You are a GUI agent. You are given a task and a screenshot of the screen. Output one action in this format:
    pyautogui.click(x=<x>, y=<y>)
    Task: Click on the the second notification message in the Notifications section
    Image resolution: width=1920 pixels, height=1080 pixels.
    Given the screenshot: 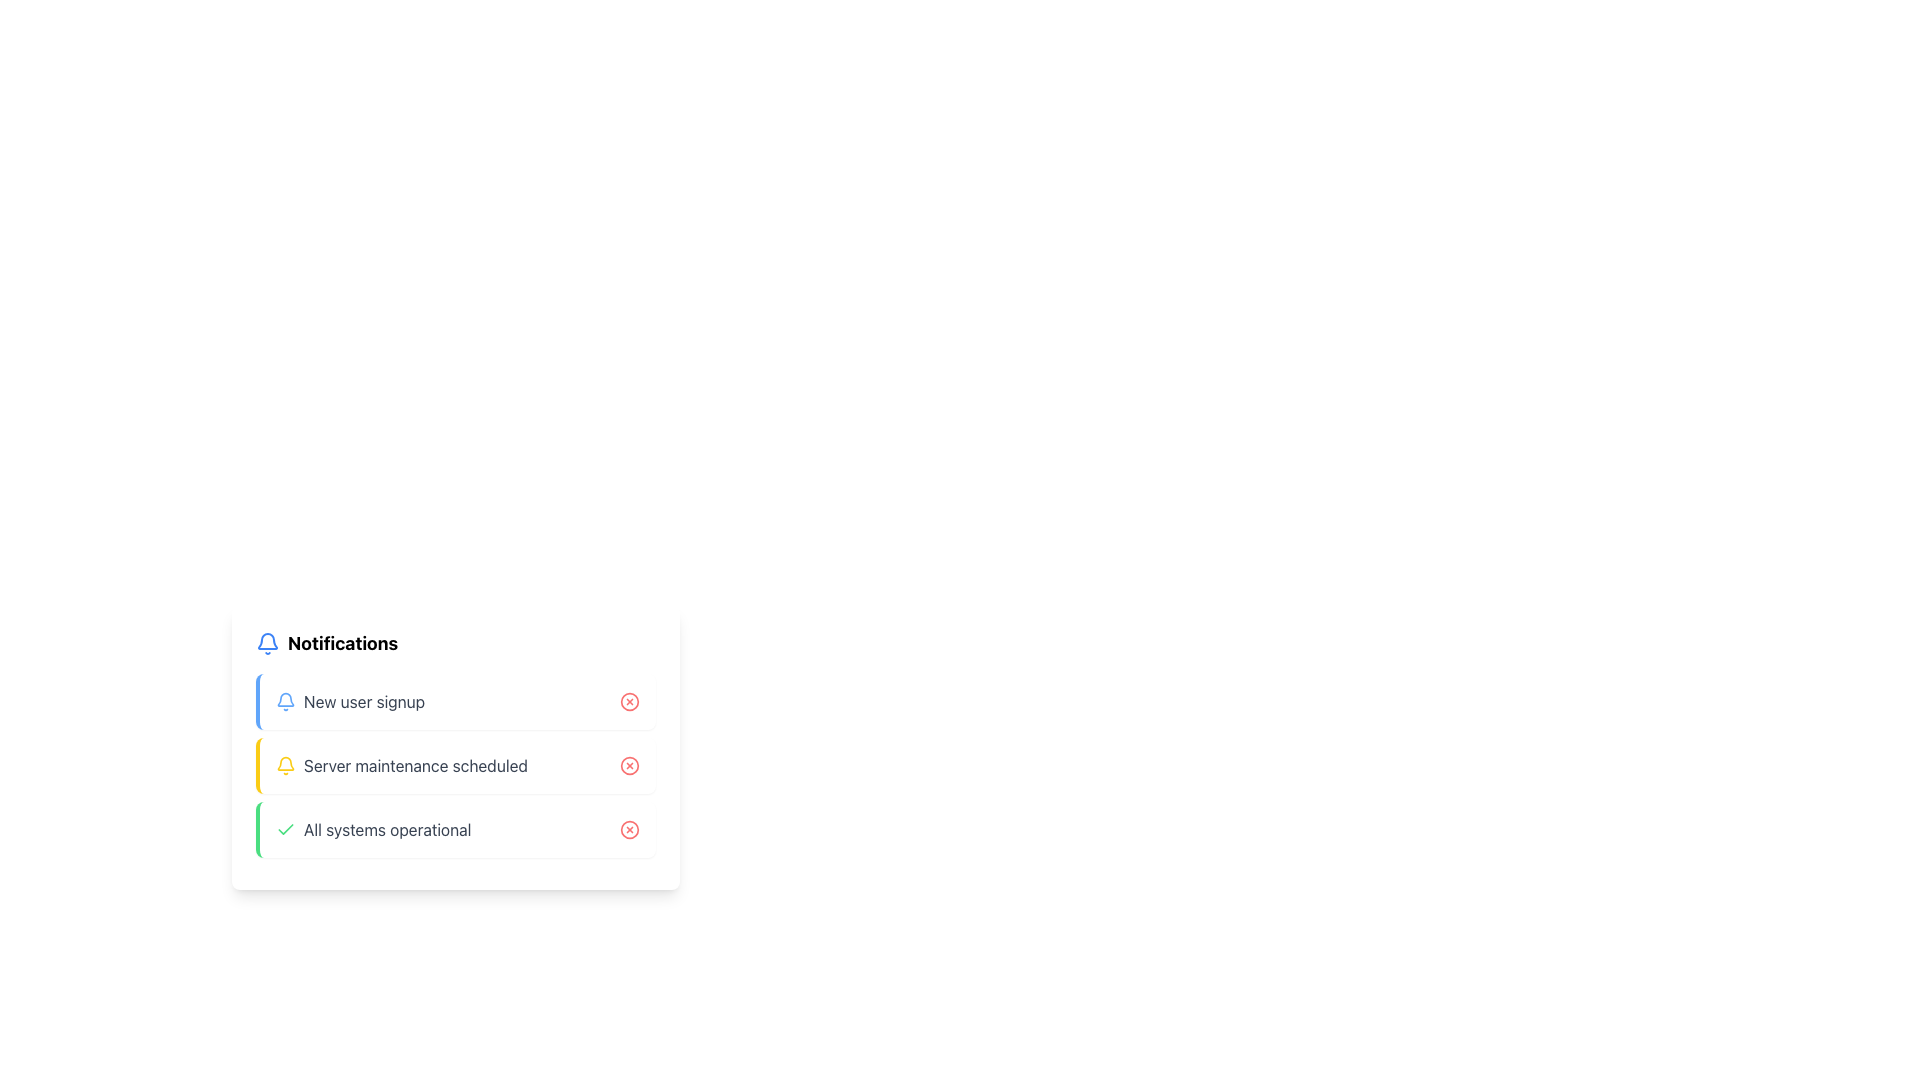 What is the action you would take?
    pyautogui.click(x=455, y=765)
    